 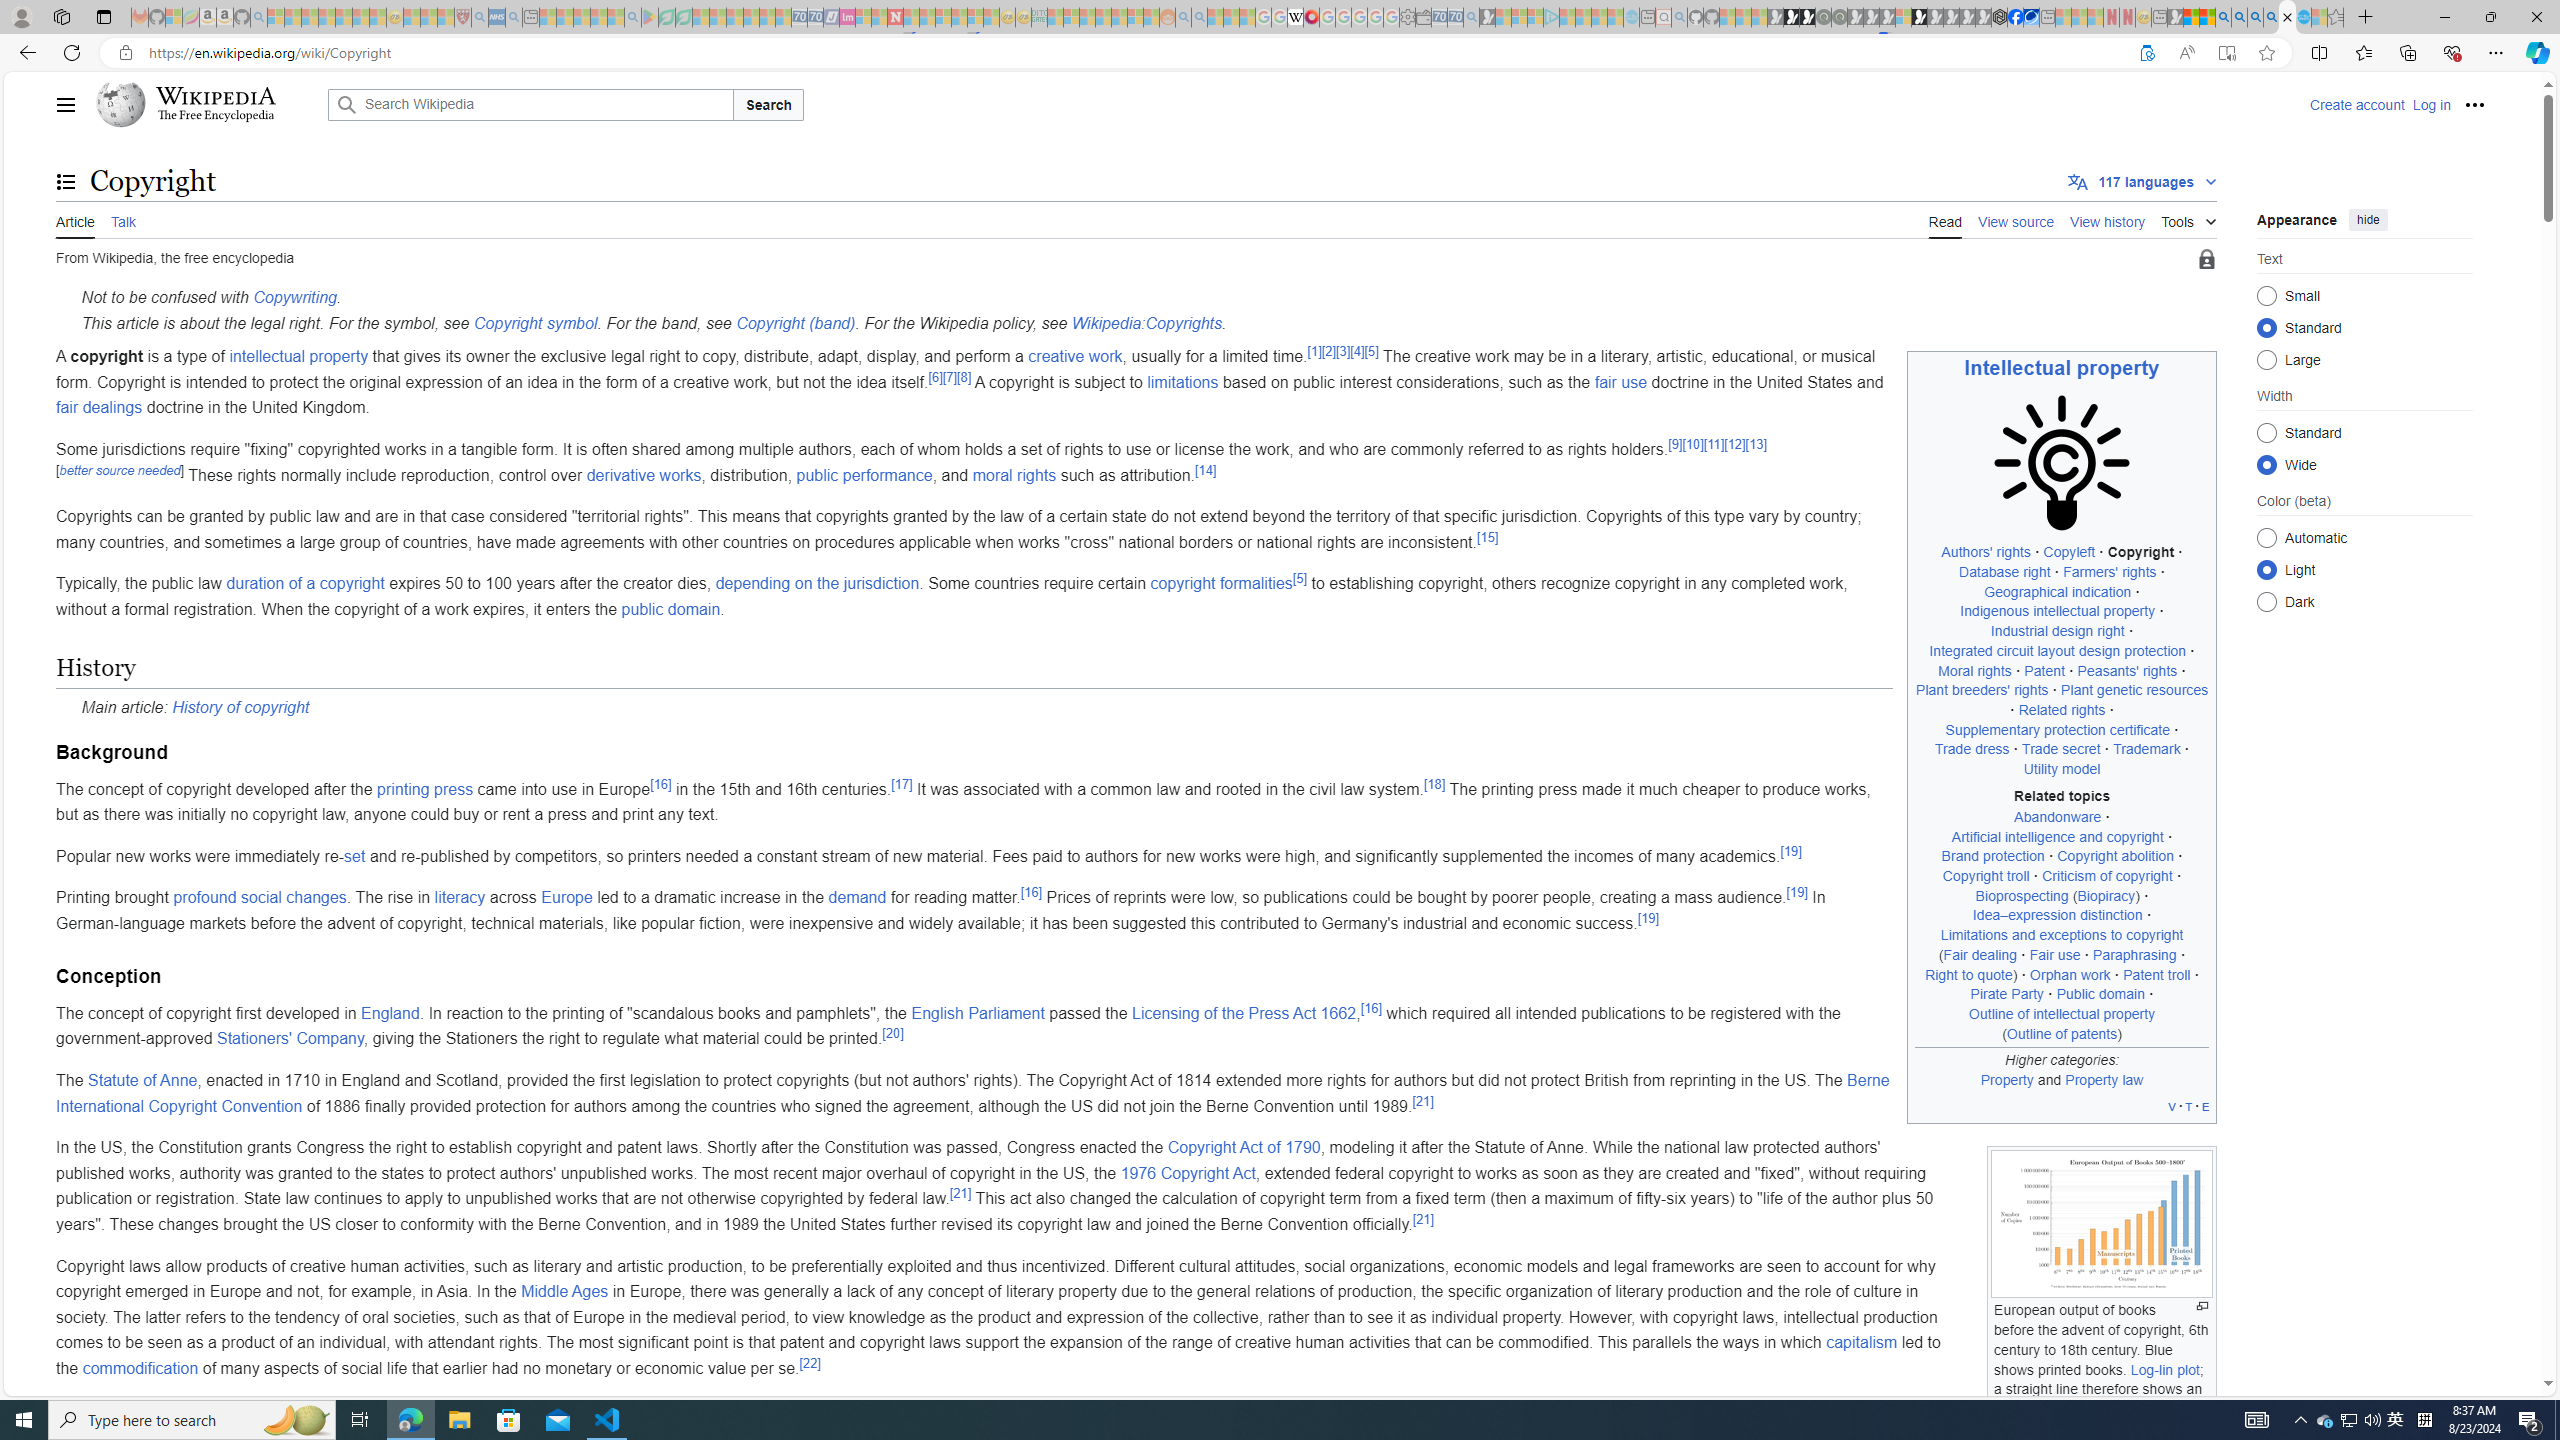 What do you see at coordinates (2058, 728) in the screenshot?
I see `'Supplementary protection certificate'` at bounding box center [2058, 728].